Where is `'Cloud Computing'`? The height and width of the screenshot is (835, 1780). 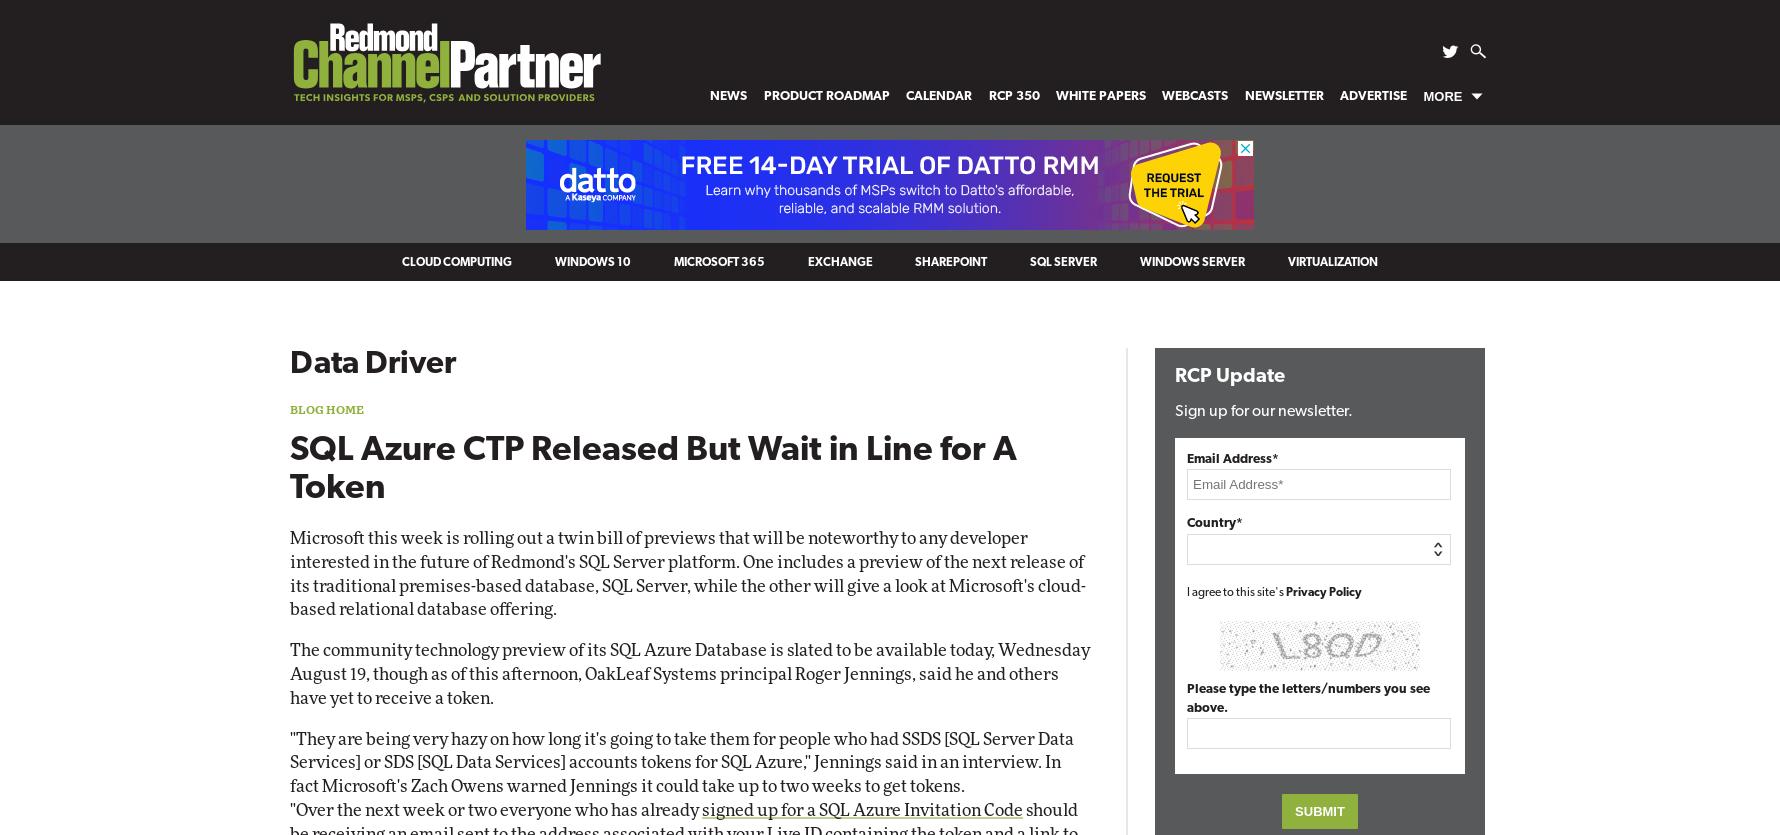 'Cloud Computing' is located at coordinates (456, 262).